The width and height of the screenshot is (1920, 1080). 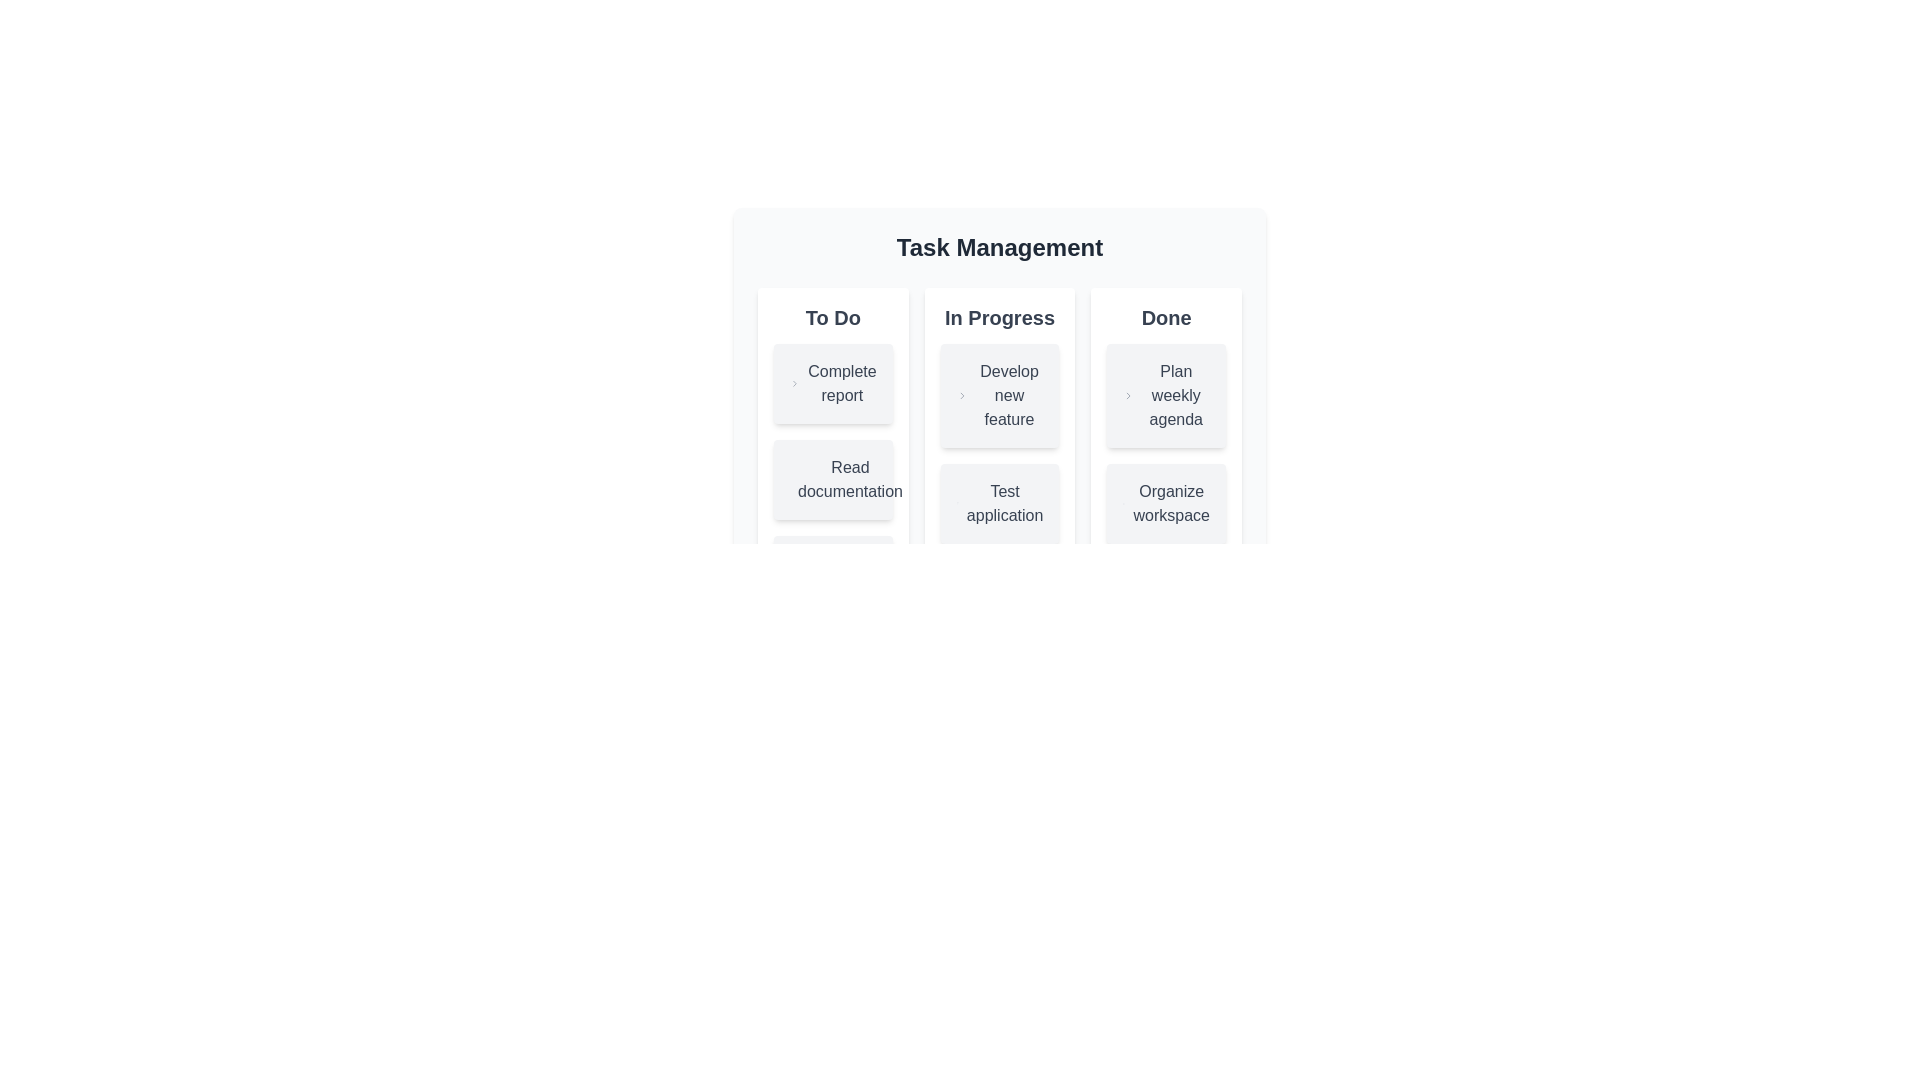 I want to click on the text label that serves as a title for the task within the 'In Progress' column, located beneath the 'Develop new feature' card, so click(x=1005, y=503).